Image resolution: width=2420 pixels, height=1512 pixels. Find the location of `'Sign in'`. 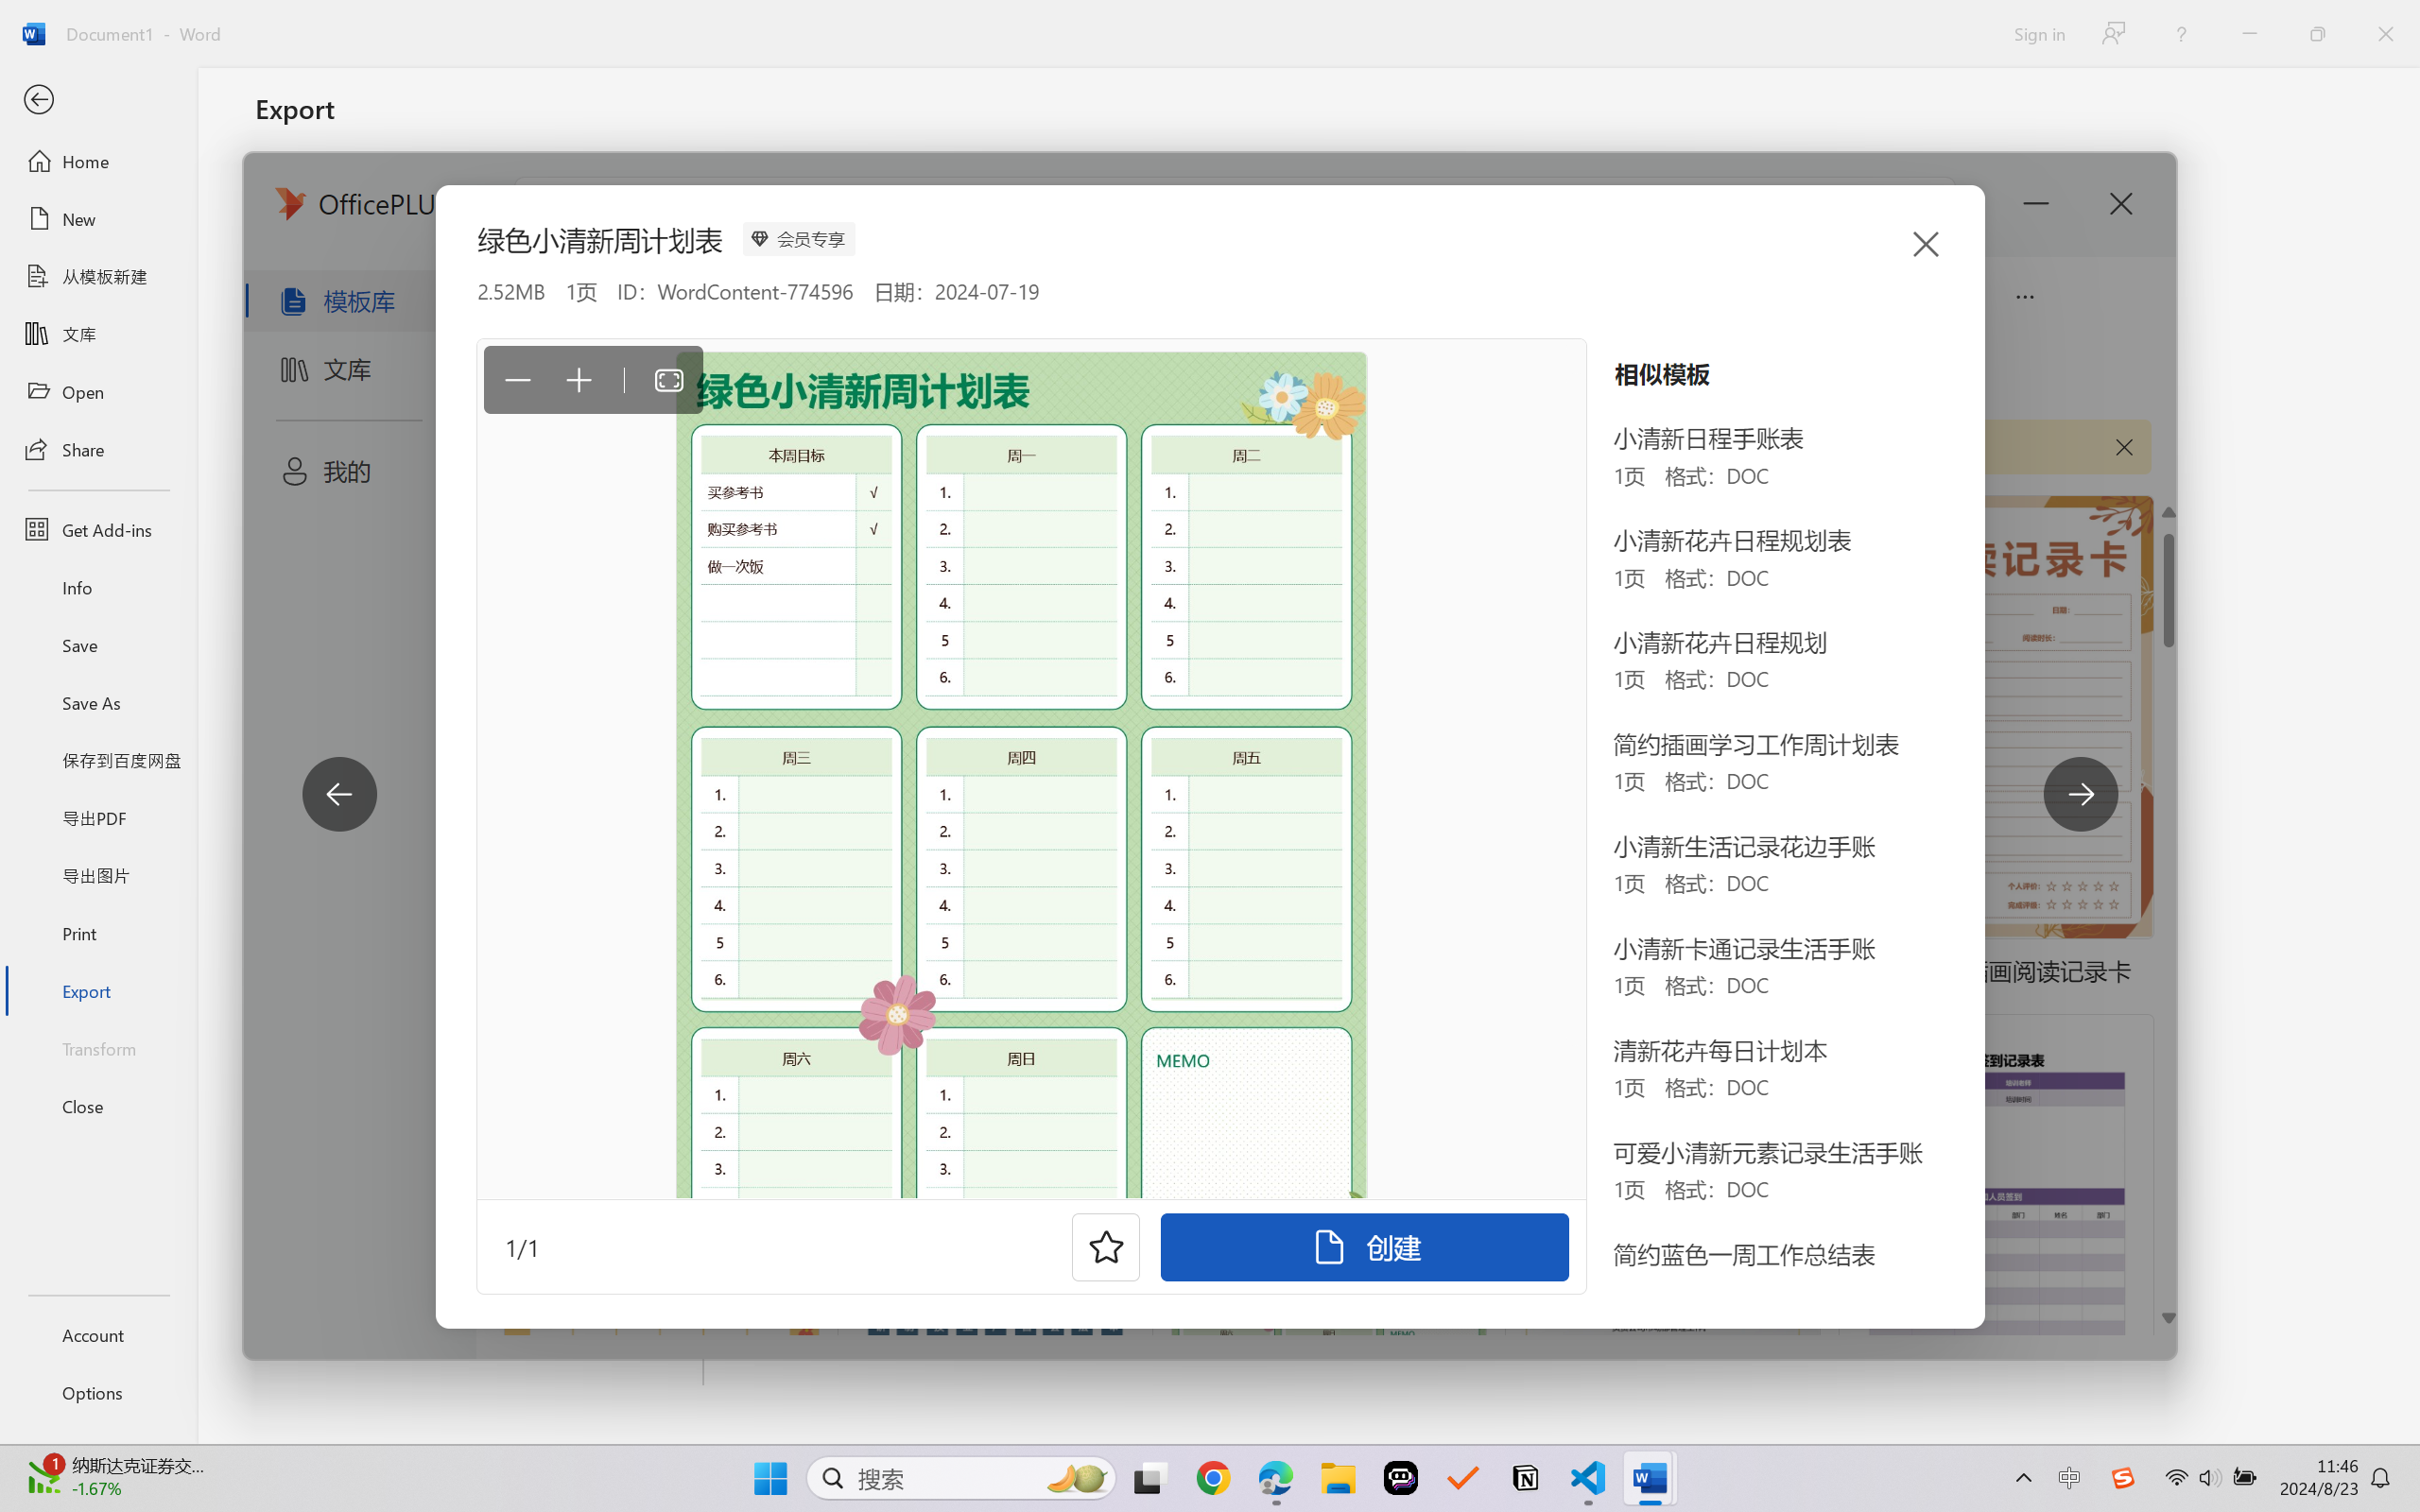

'Sign in' is located at coordinates (2037, 33).